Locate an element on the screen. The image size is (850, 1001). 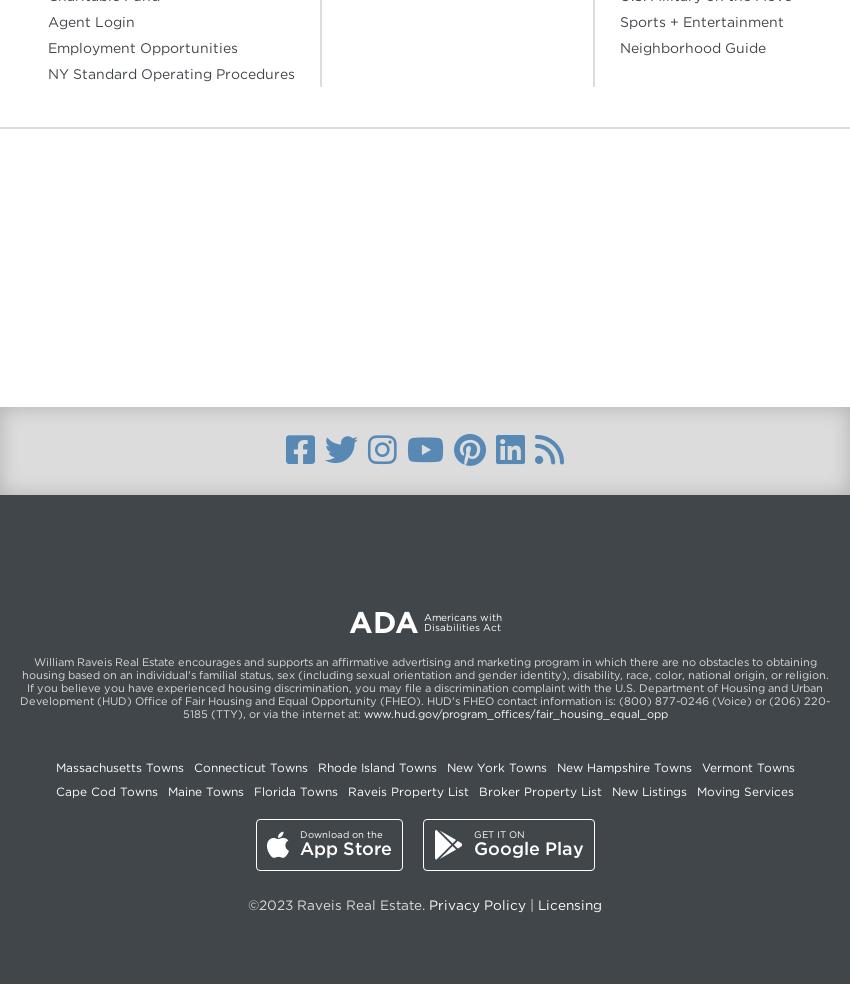
'Disabilities Act' is located at coordinates (461, 627).